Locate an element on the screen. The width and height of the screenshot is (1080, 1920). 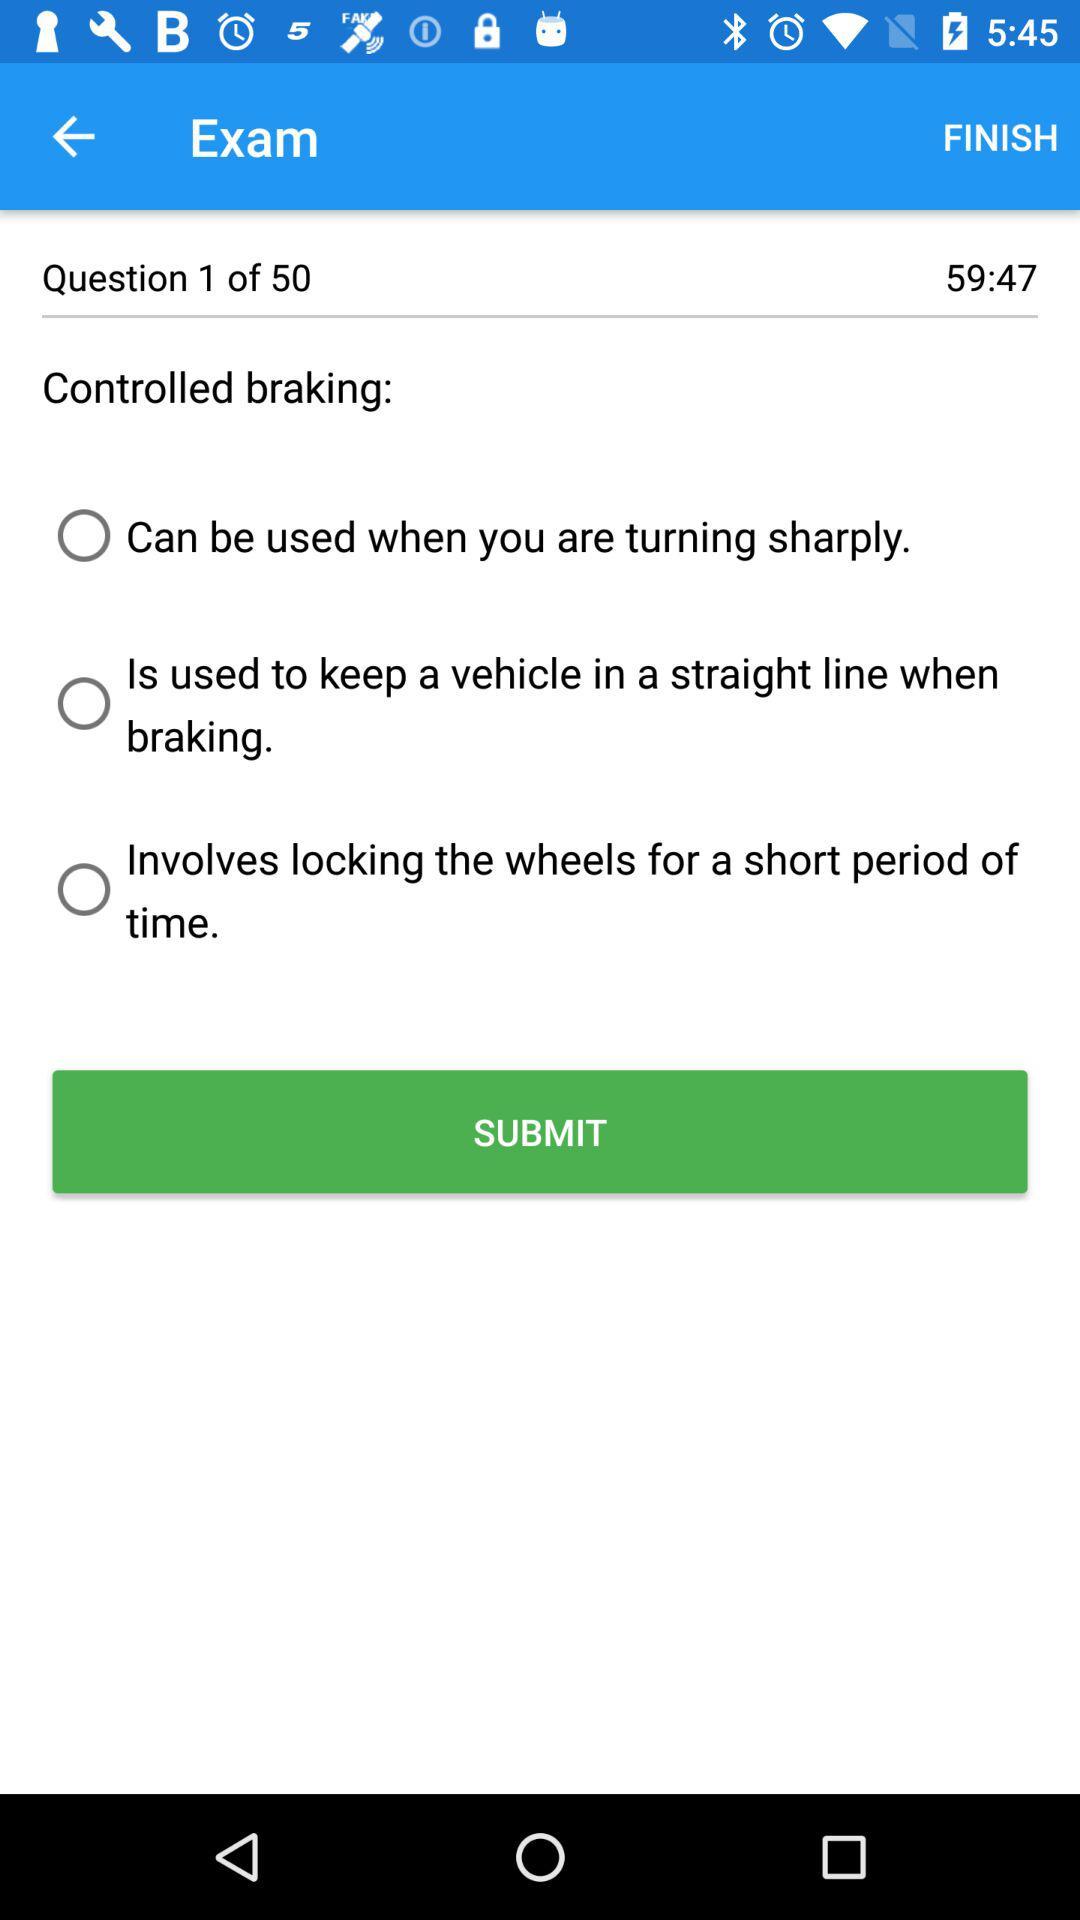
the icon below the controlled braking: icon is located at coordinates (477, 535).